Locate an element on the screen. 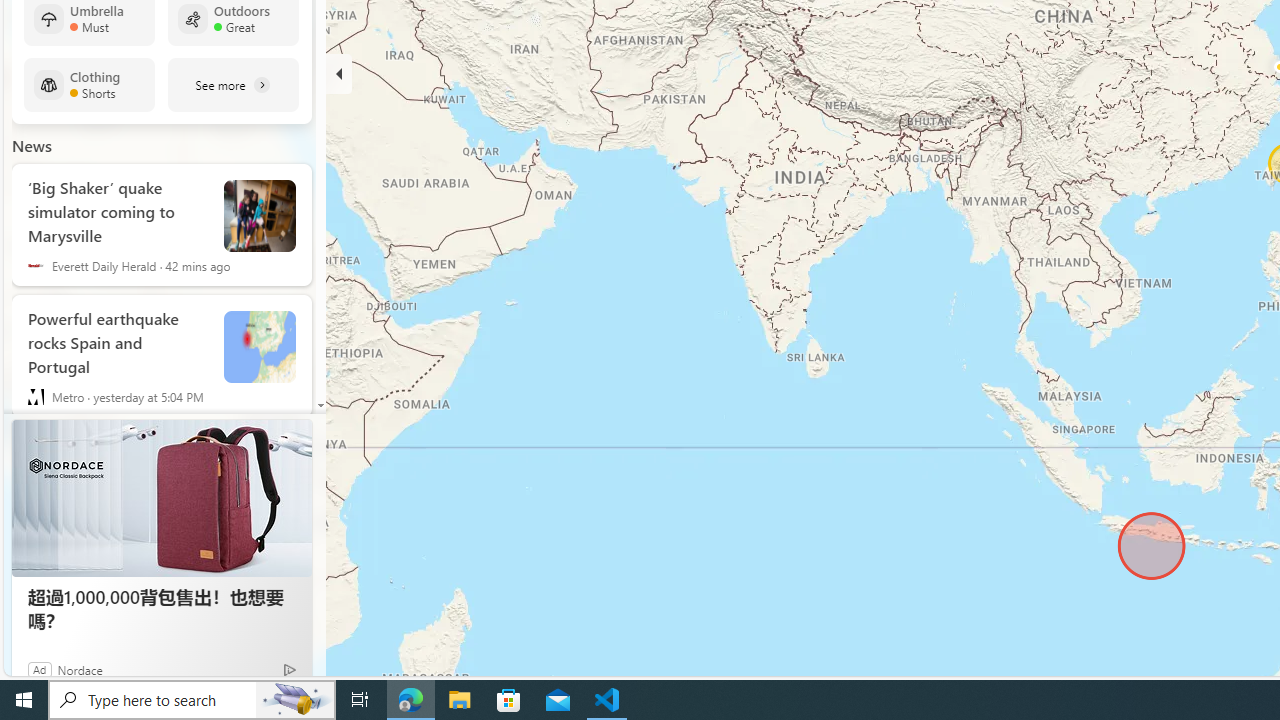 The height and width of the screenshot is (720, 1280). 'Powerful earthquake rocks Spain and Portugal' is located at coordinates (116, 338).